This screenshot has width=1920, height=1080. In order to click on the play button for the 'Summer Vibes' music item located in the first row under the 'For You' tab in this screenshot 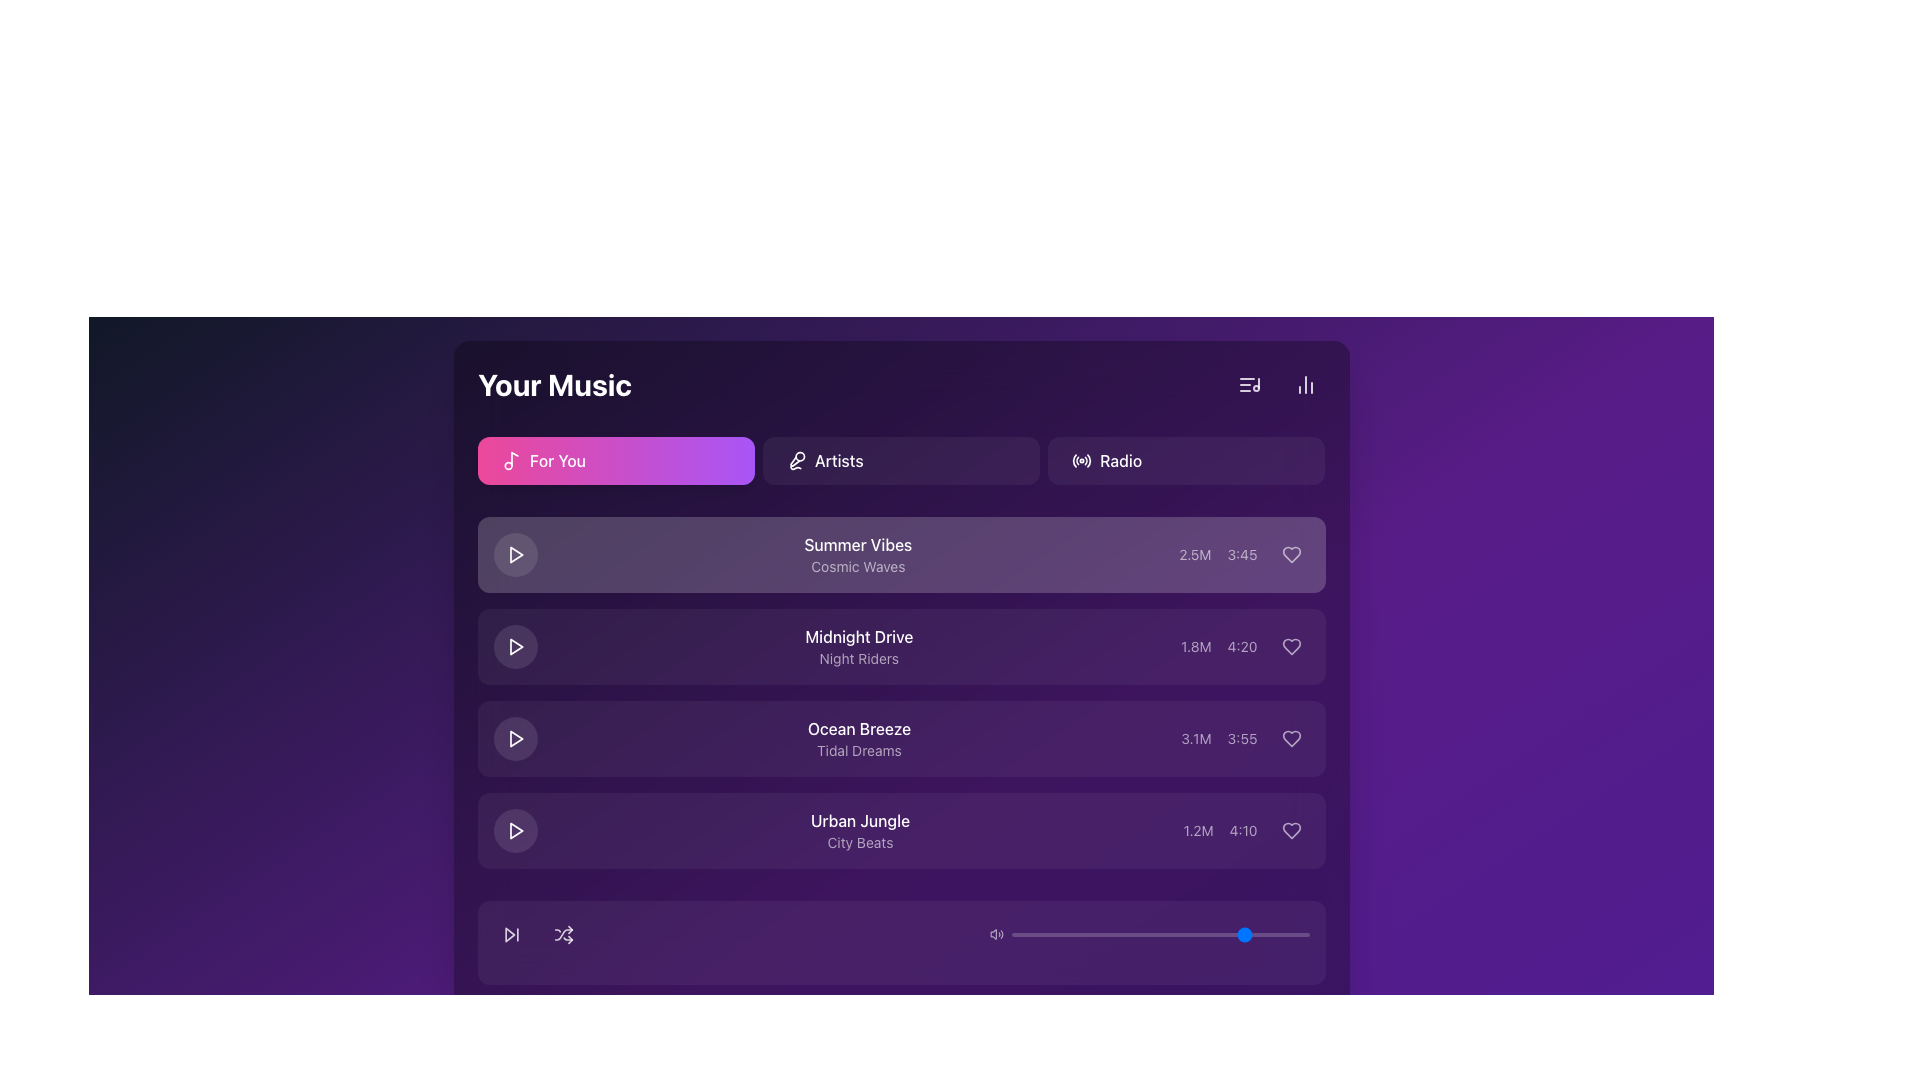, I will do `click(515, 555)`.